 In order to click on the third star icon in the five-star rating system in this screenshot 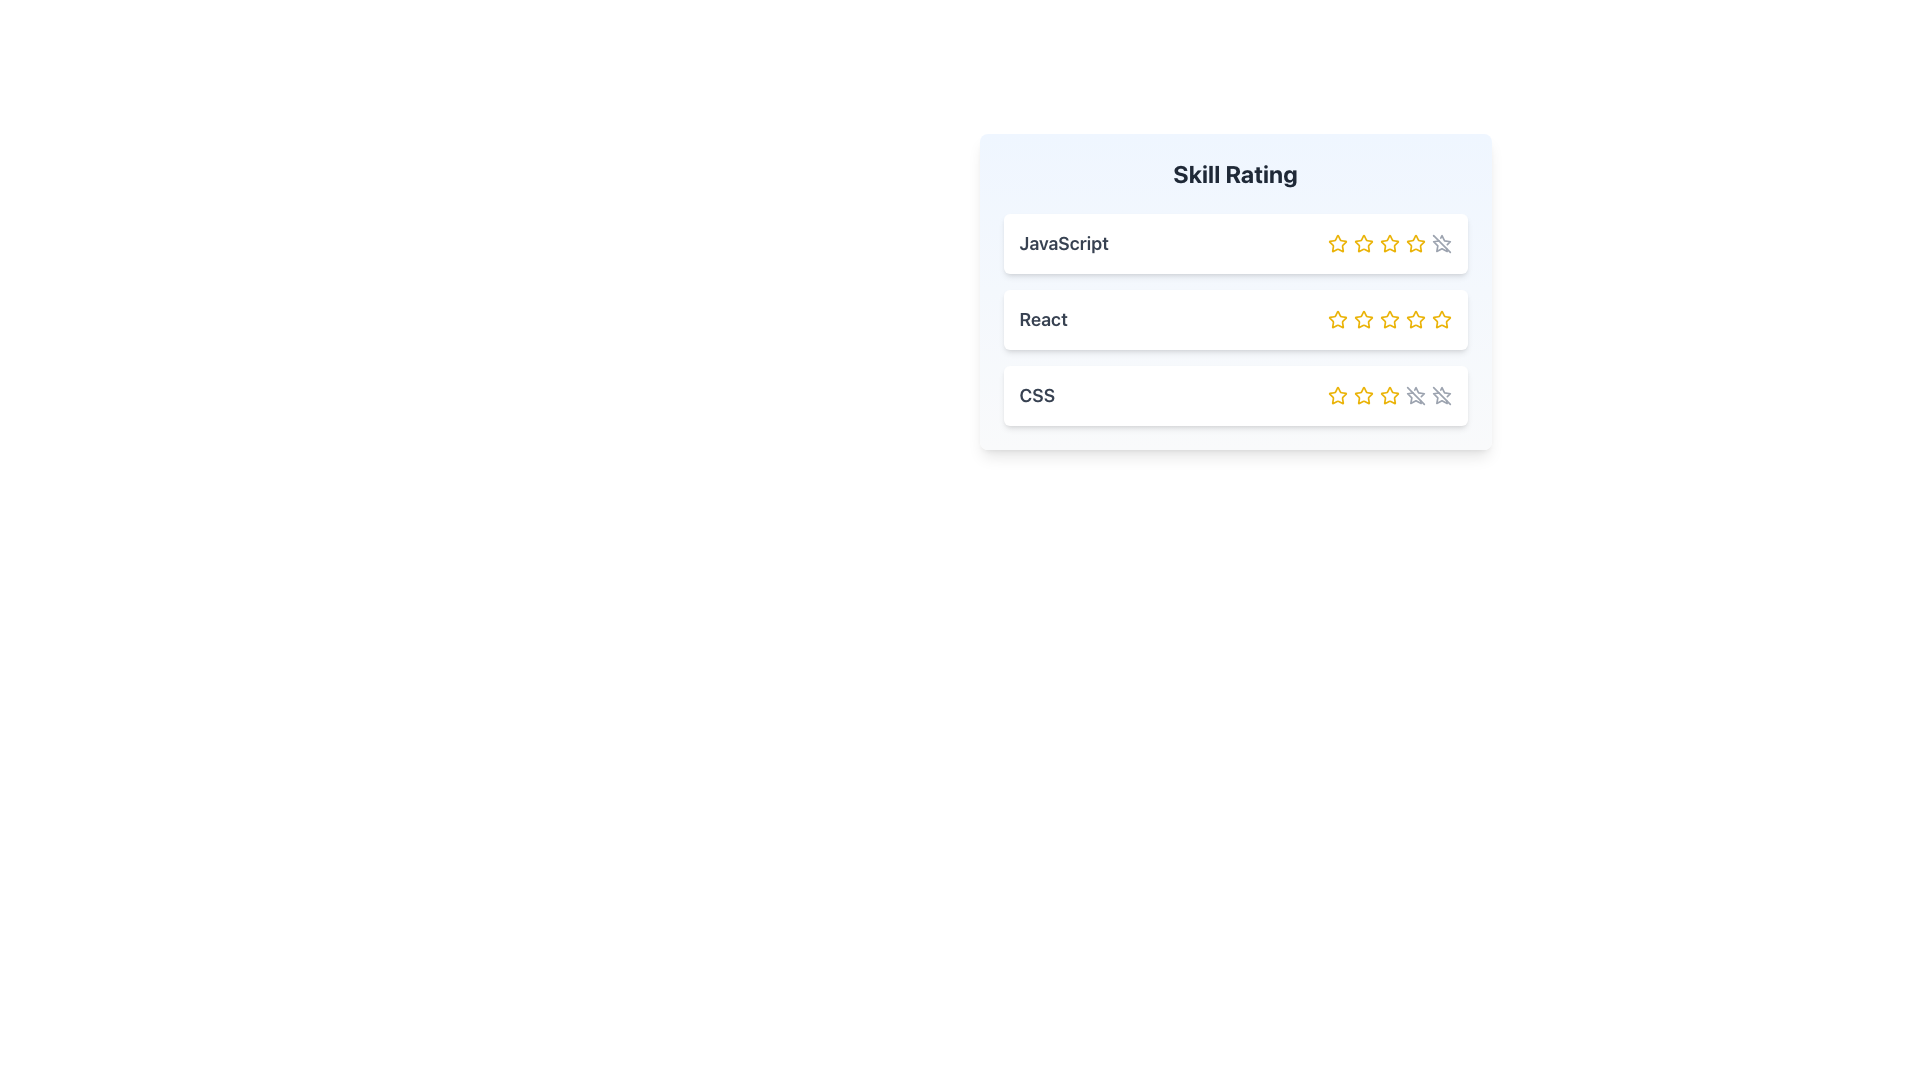, I will do `click(1388, 242)`.